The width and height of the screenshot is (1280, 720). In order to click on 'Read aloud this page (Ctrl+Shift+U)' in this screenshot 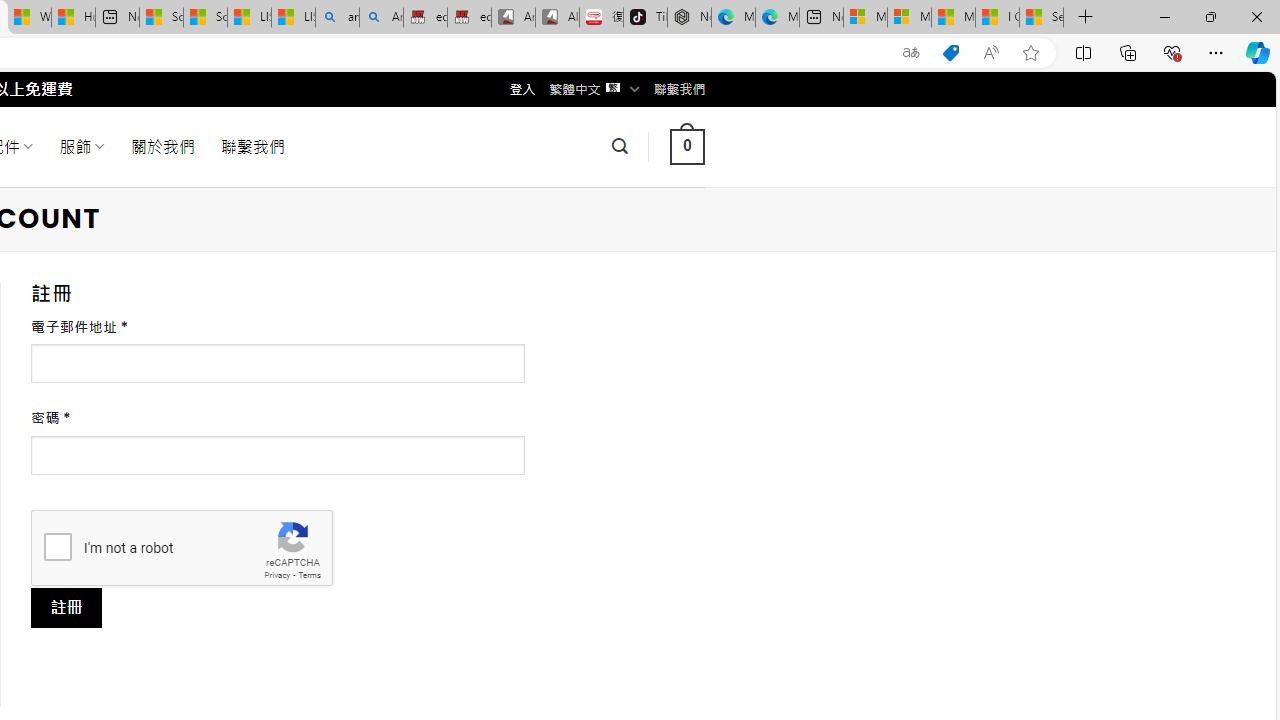, I will do `click(991, 52)`.